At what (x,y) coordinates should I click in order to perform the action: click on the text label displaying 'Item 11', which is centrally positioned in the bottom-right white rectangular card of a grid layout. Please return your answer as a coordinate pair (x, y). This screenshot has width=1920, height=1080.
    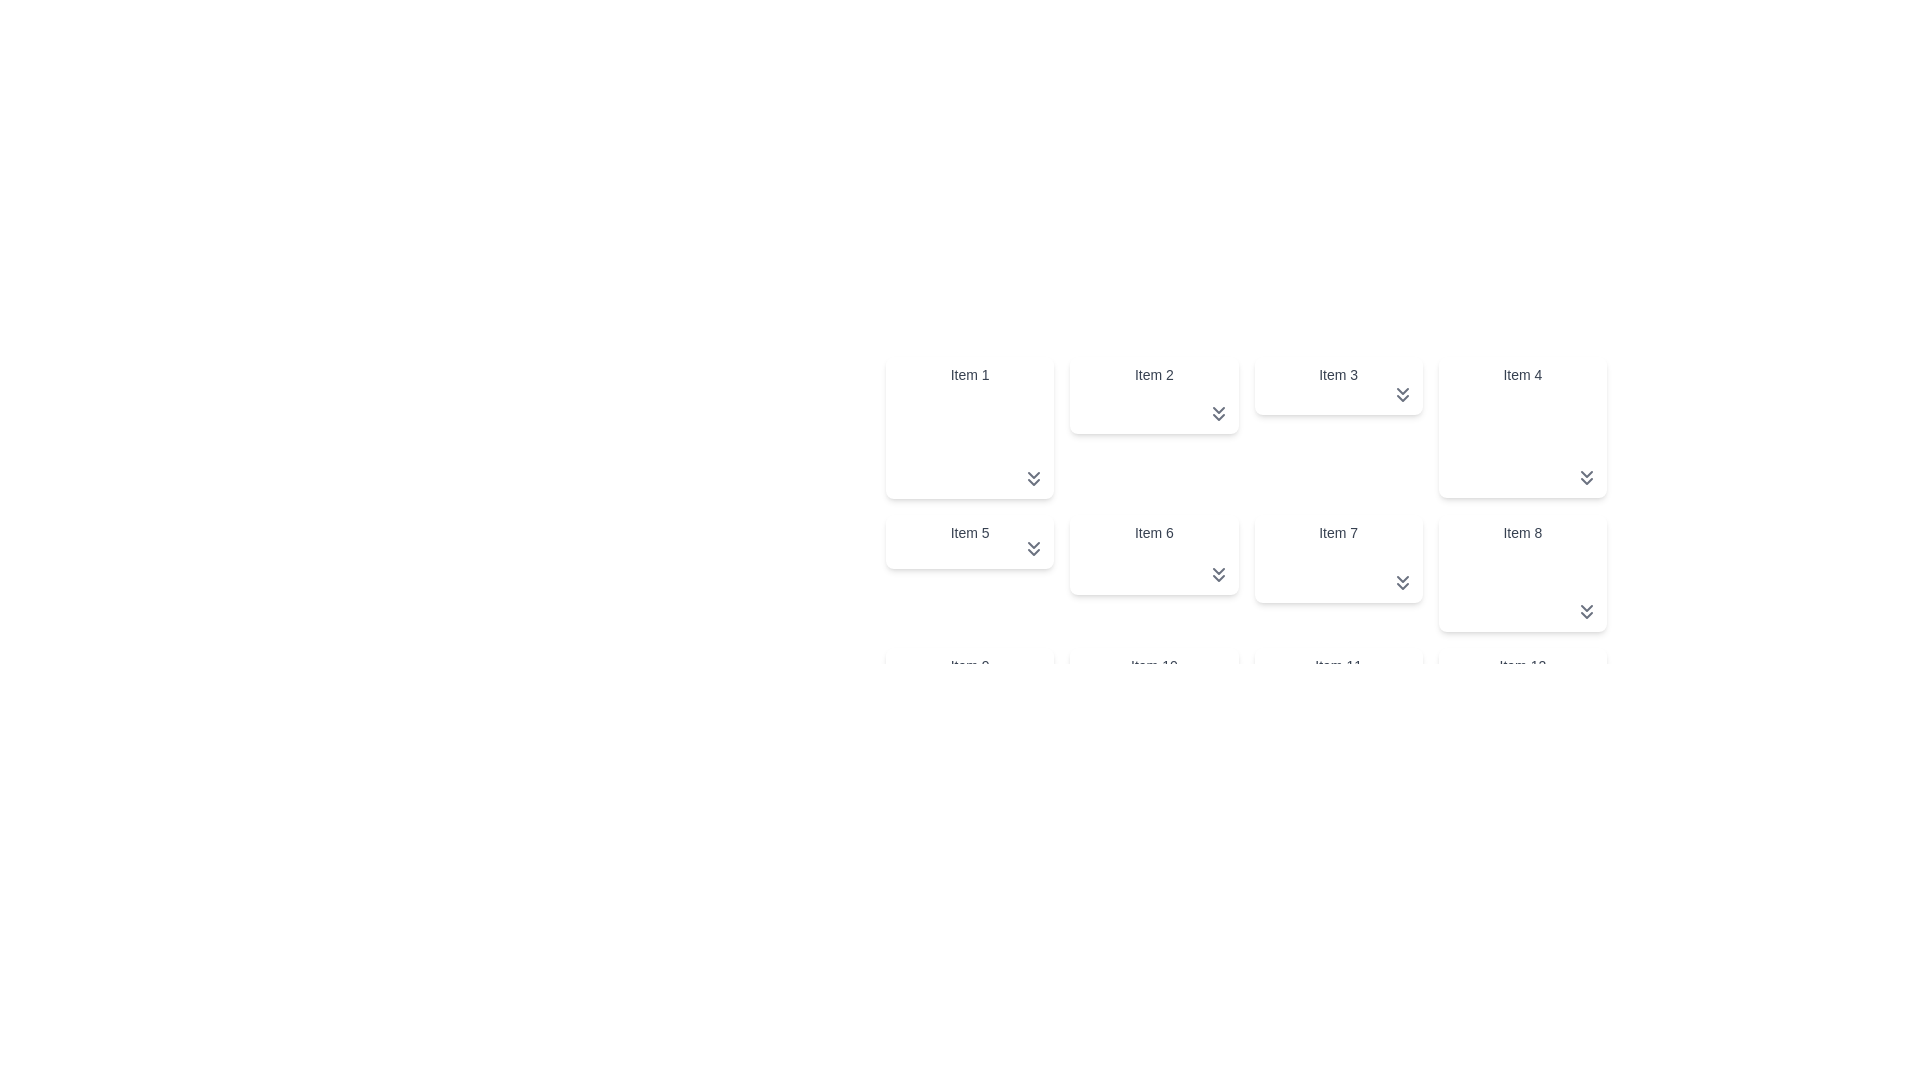
    Looking at the image, I should click on (1338, 665).